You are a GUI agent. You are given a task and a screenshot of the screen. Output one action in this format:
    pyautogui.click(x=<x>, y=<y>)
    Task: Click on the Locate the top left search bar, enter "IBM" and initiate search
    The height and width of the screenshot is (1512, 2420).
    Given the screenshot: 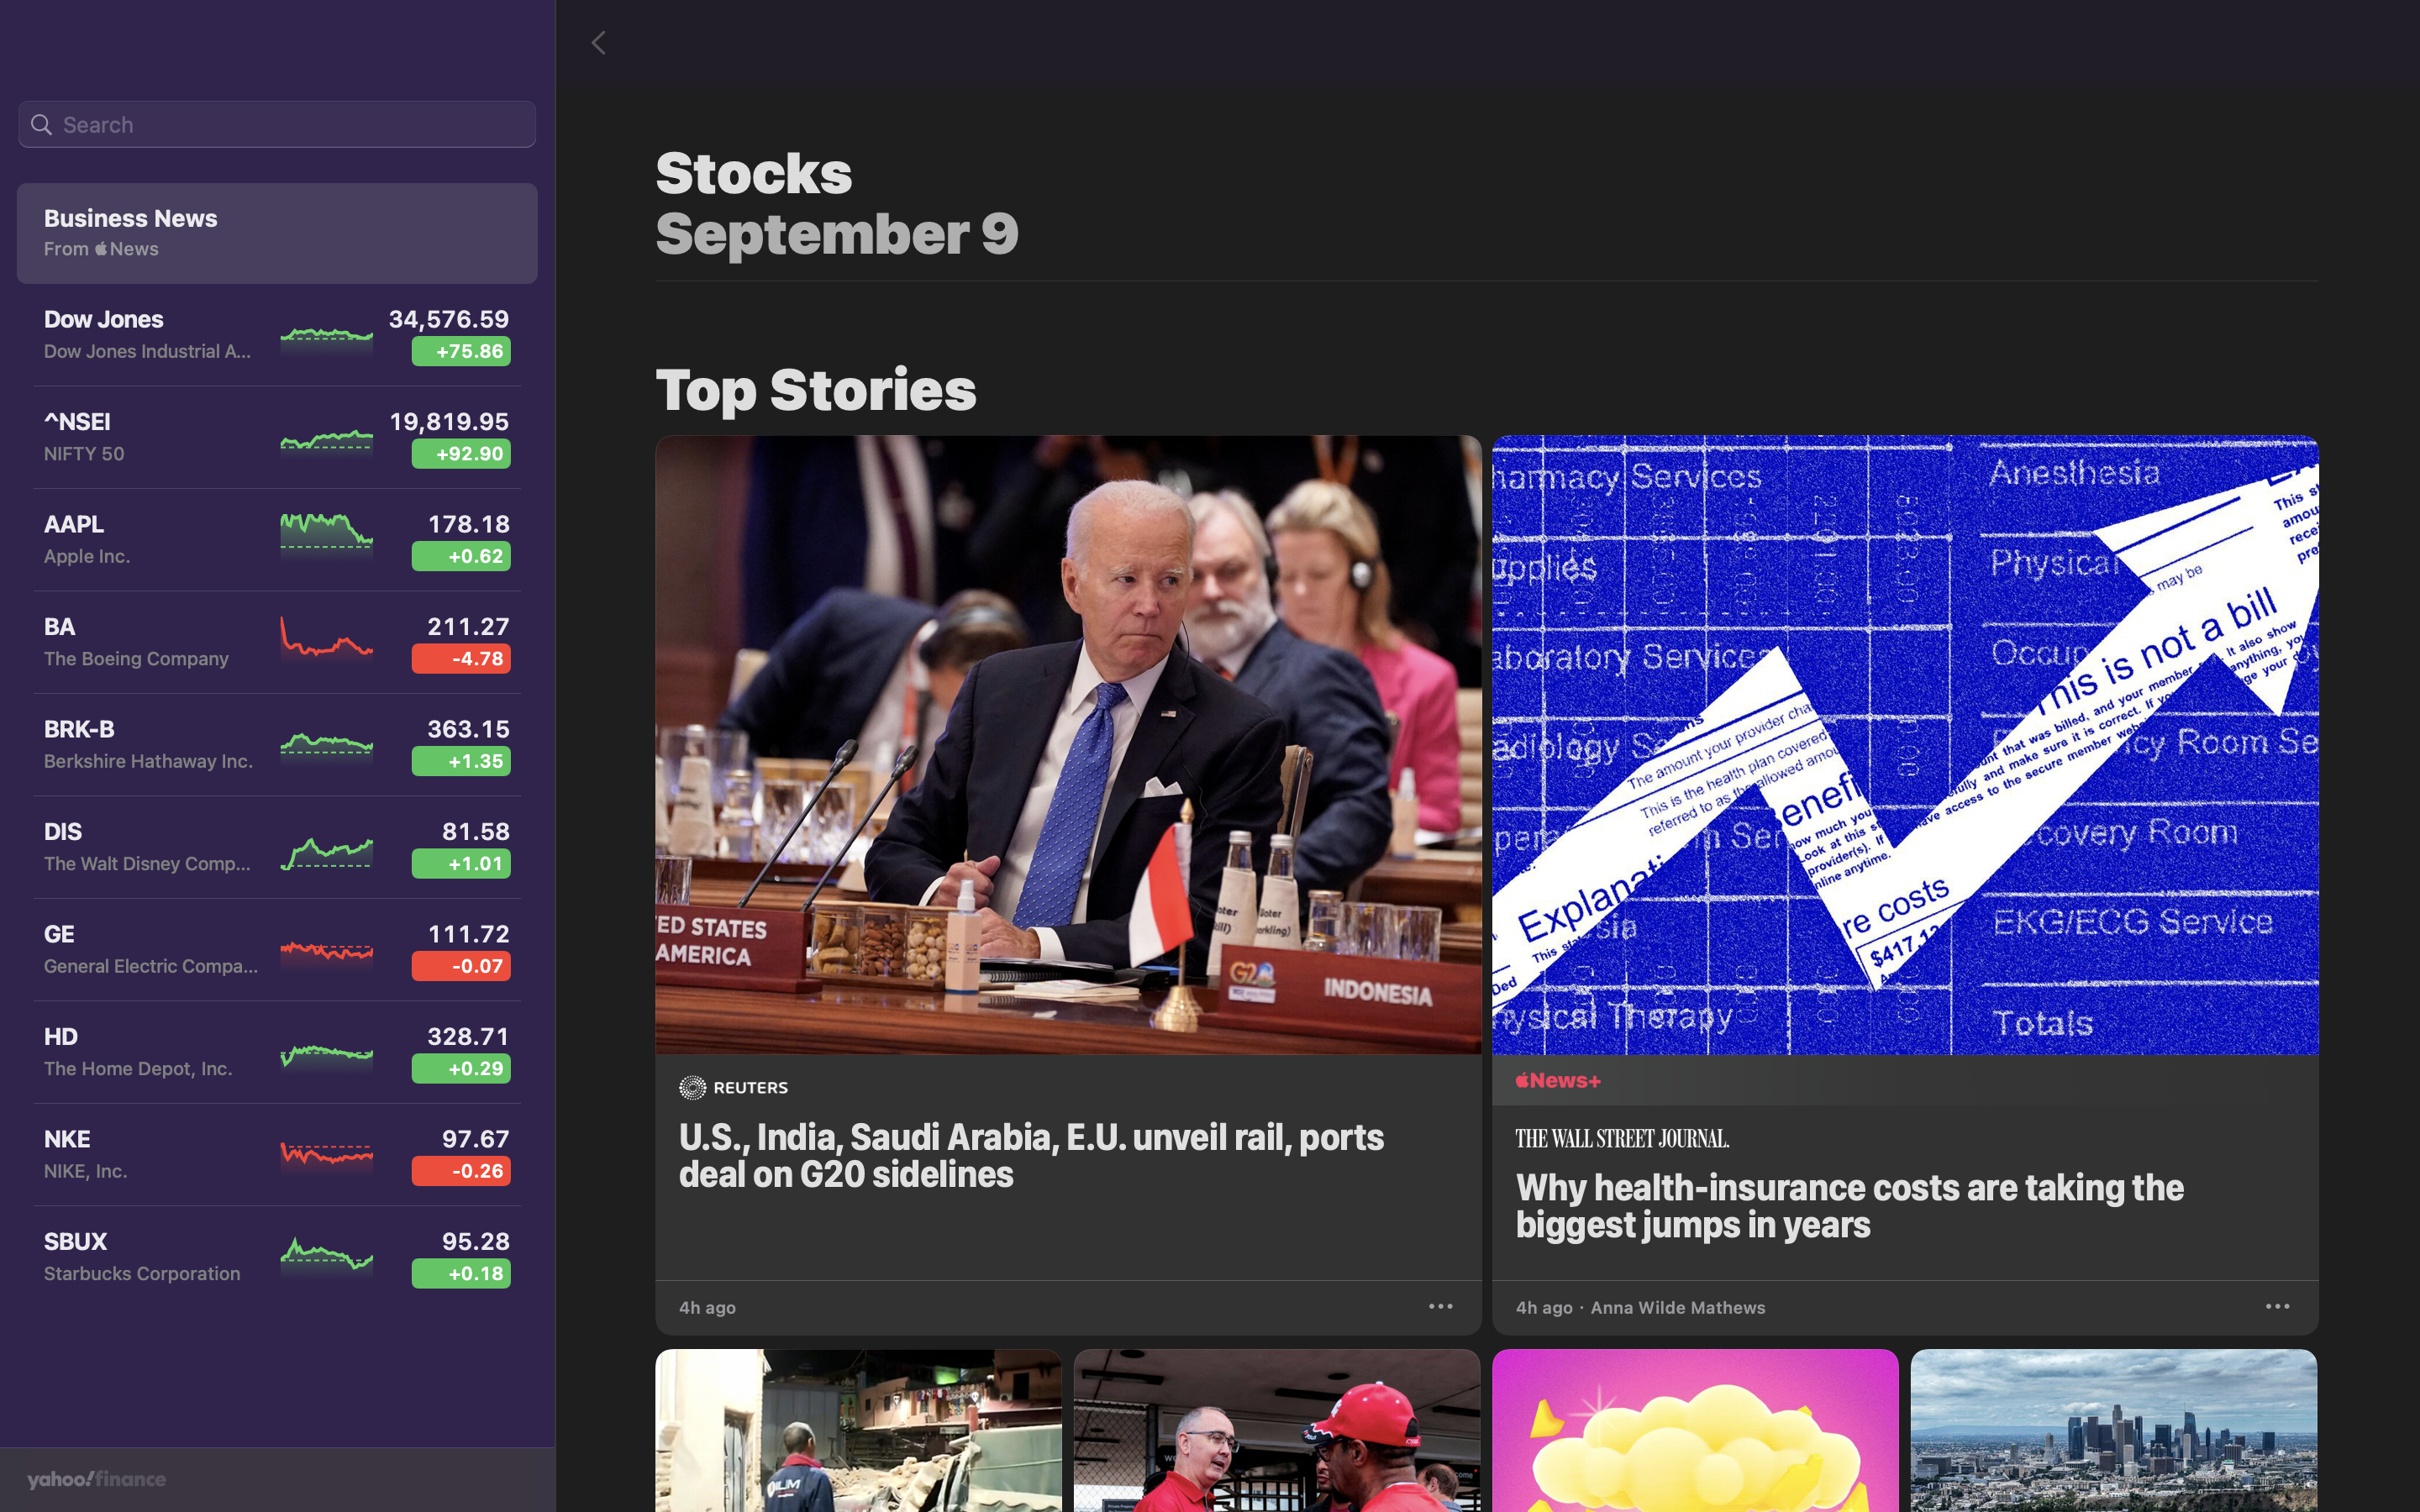 What is the action you would take?
    pyautogui.click(x=276, y=125)
    